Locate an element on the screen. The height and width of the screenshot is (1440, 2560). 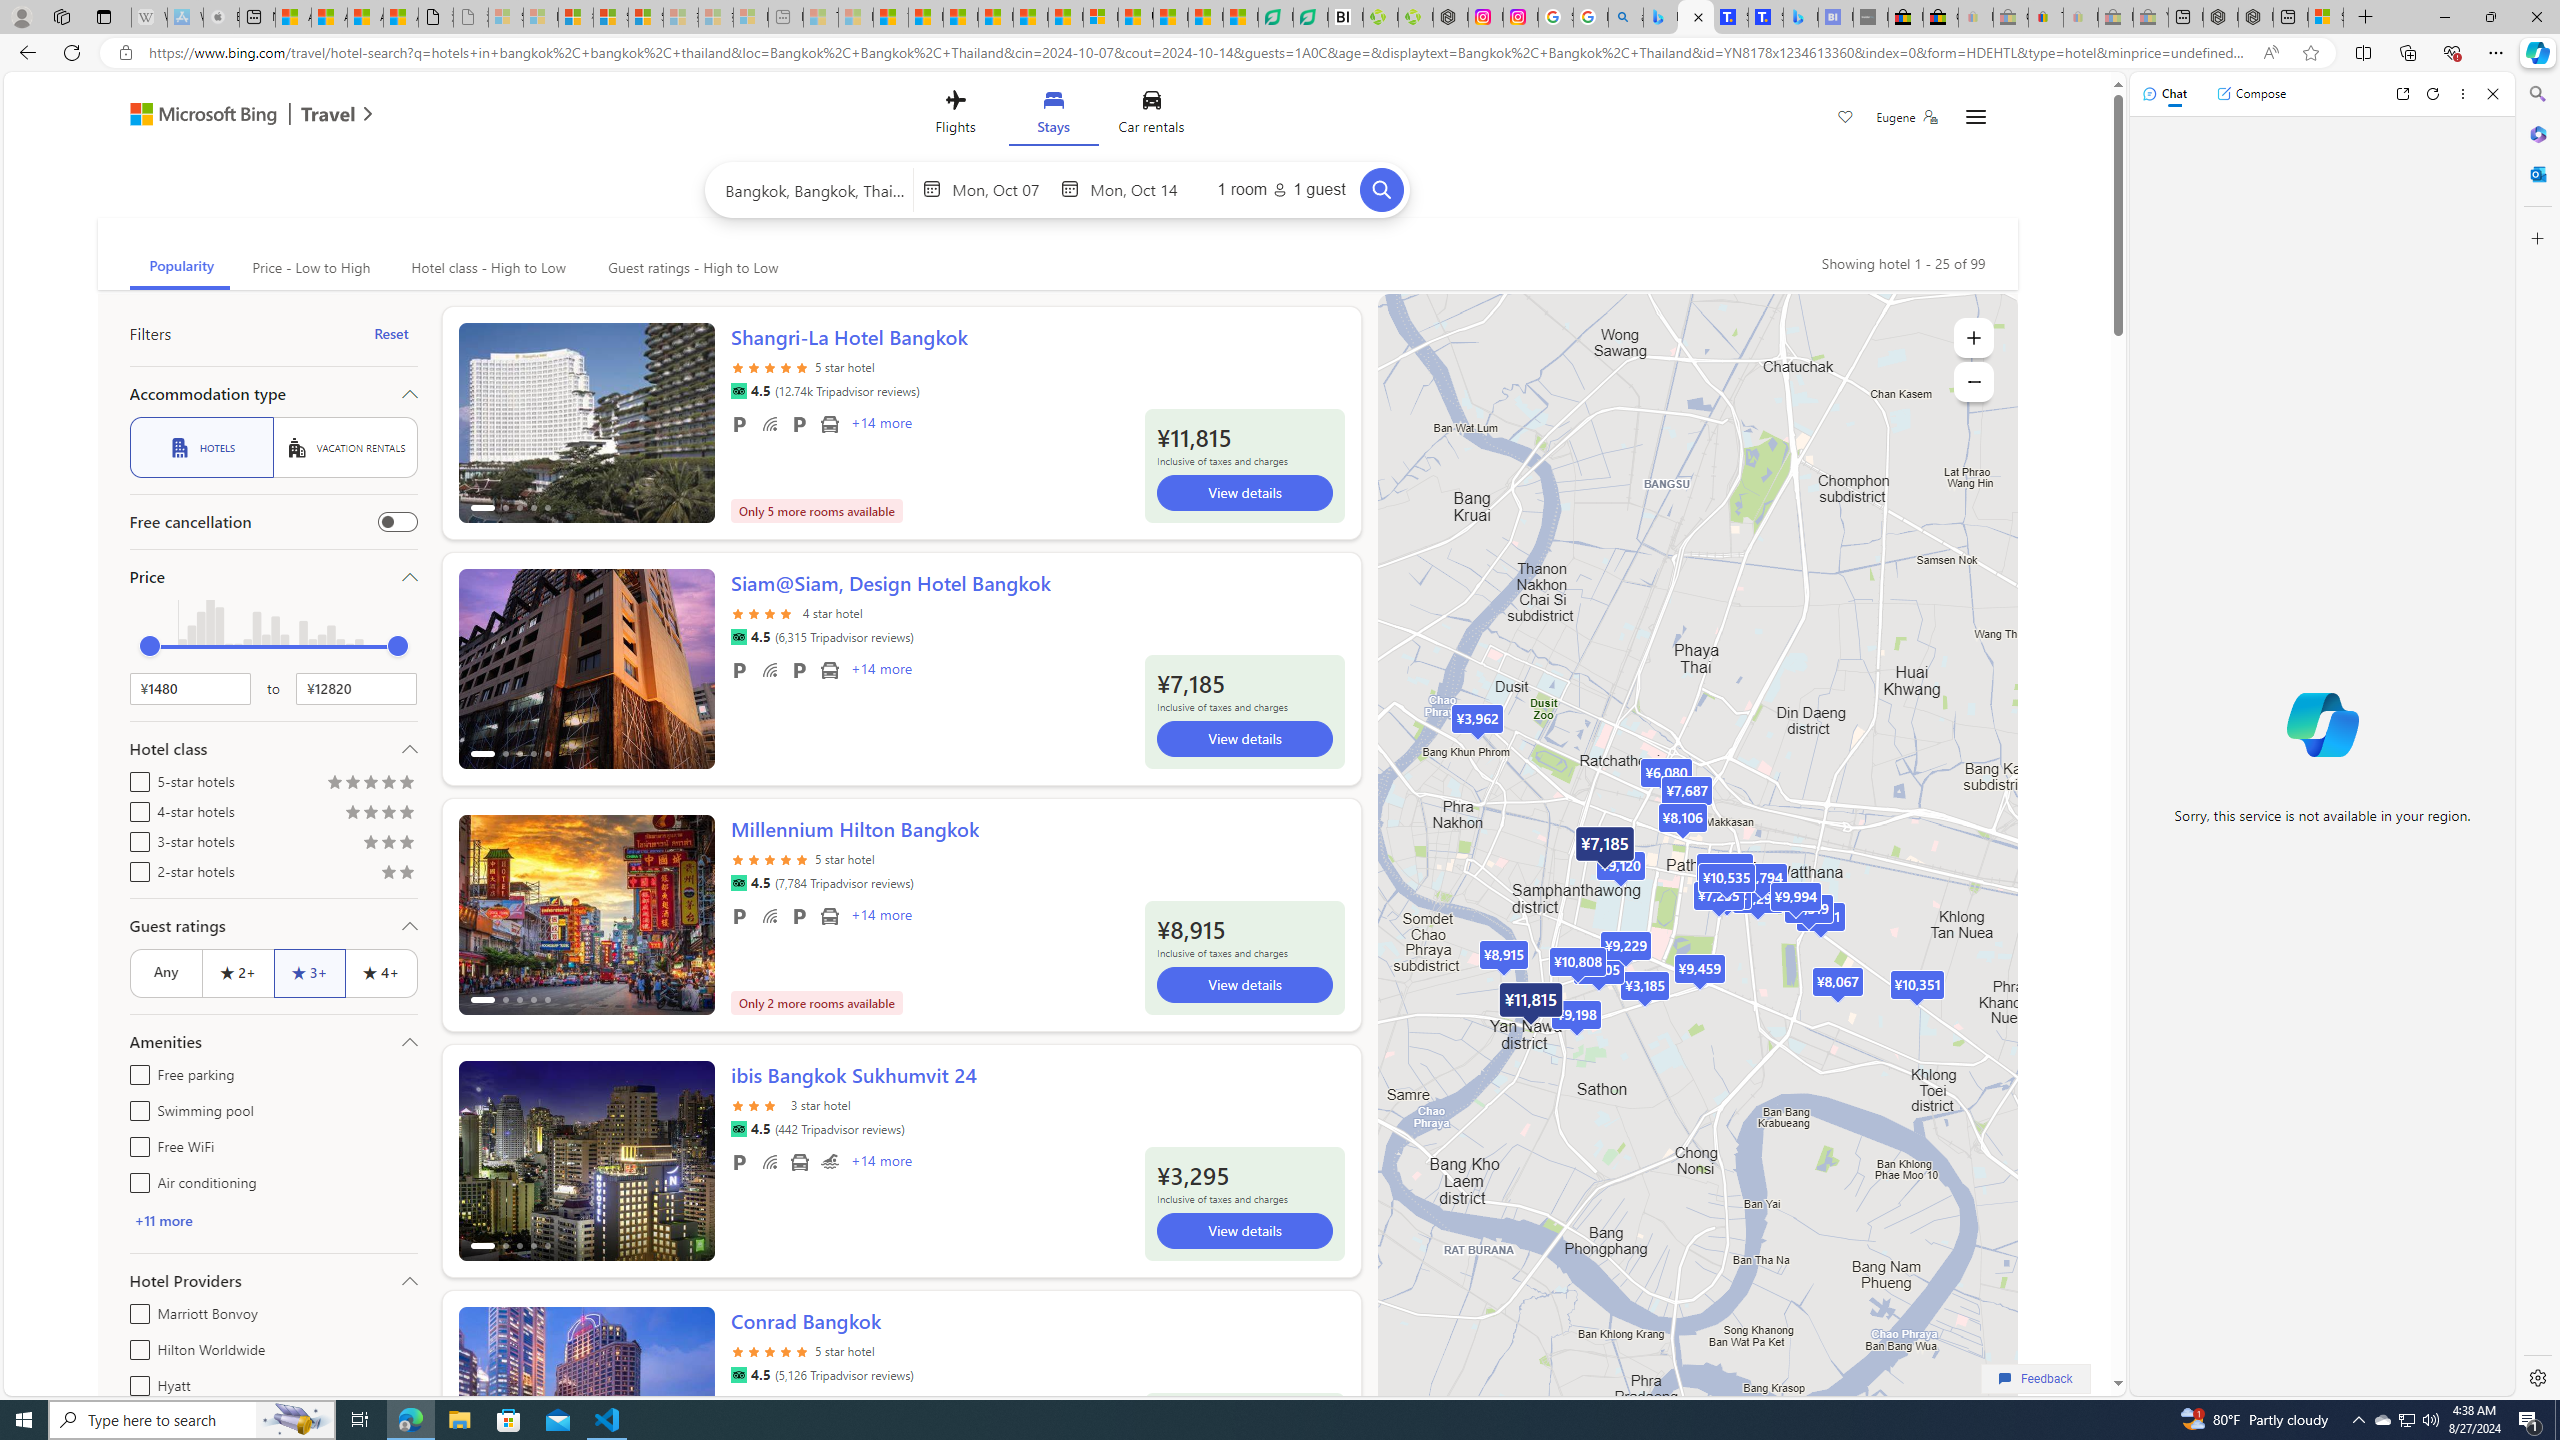
'Payments Terms of Use | eBay.com - Sleeping' is located at coordinates (2080, 16).